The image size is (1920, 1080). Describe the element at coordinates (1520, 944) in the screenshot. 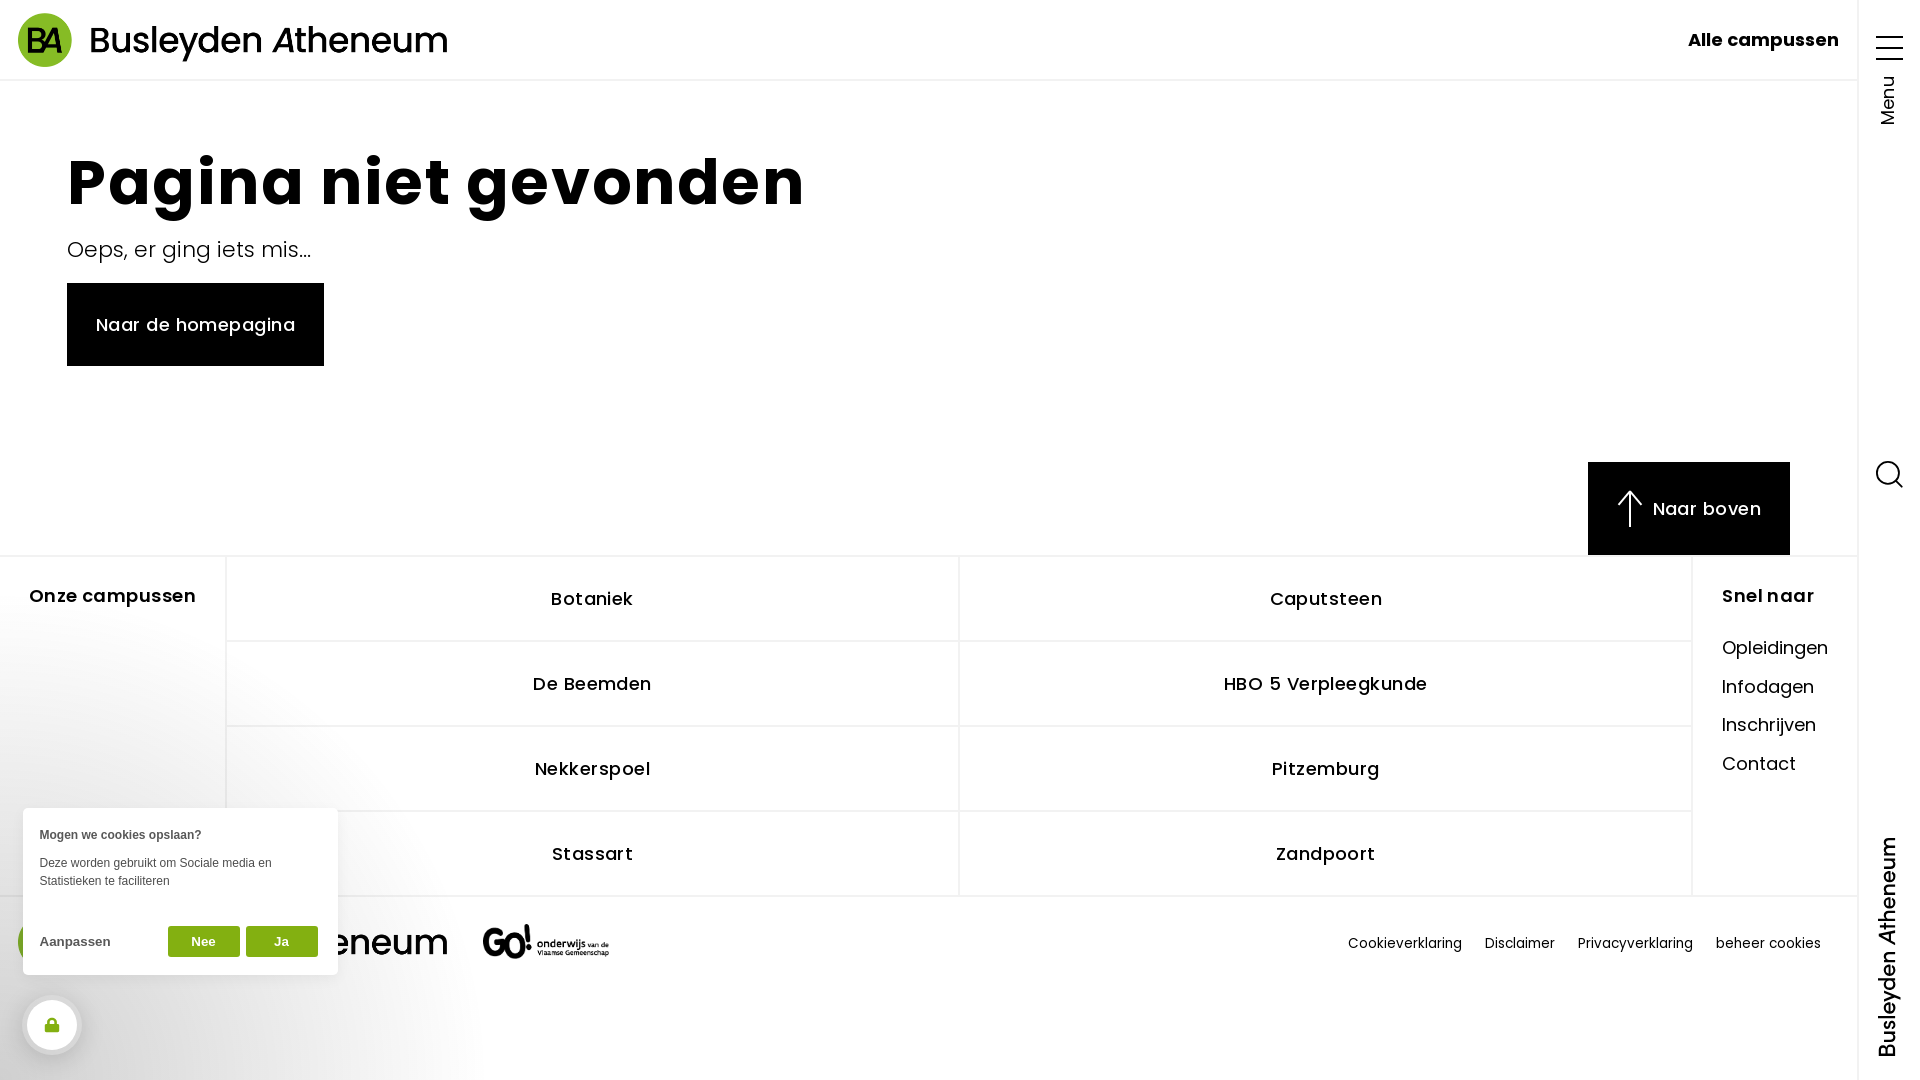

I see `'Disclaimer'` at that location.